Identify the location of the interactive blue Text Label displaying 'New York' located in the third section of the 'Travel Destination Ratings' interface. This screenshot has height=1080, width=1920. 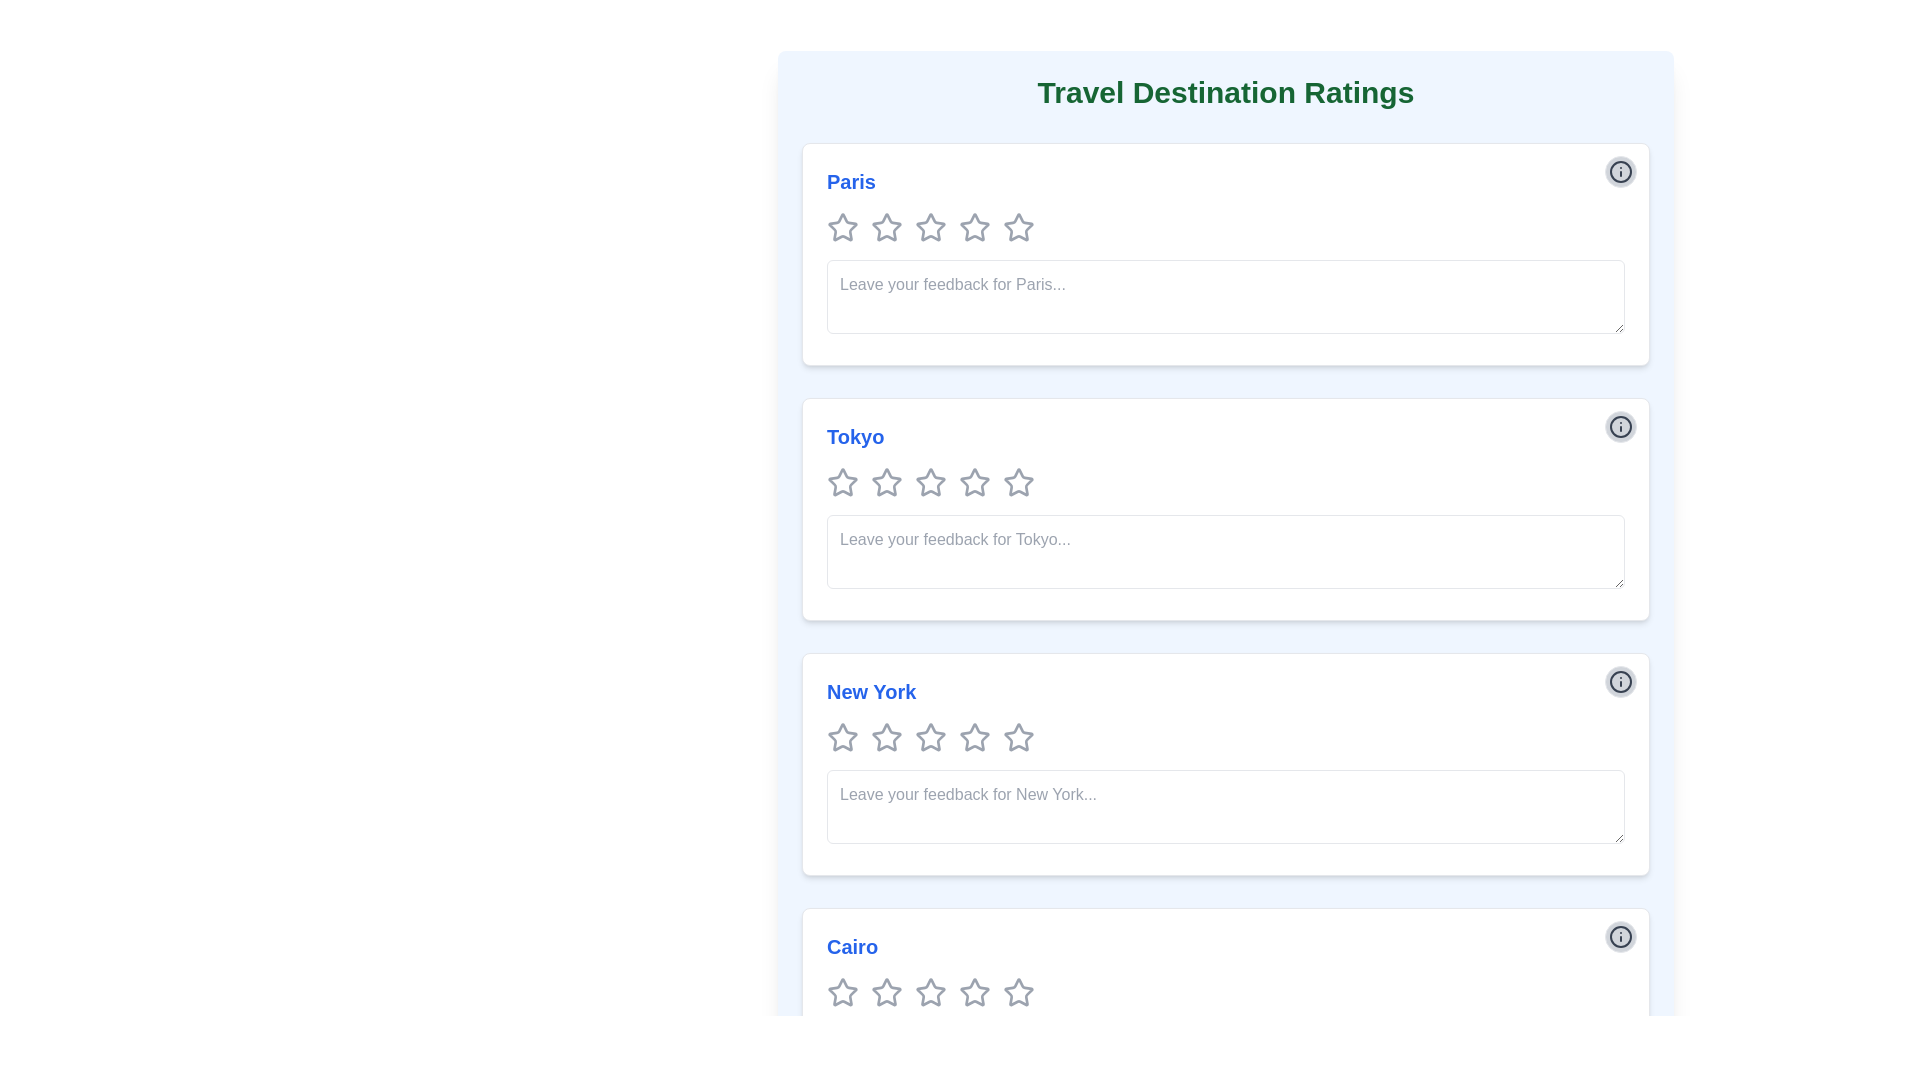
(871, 690).